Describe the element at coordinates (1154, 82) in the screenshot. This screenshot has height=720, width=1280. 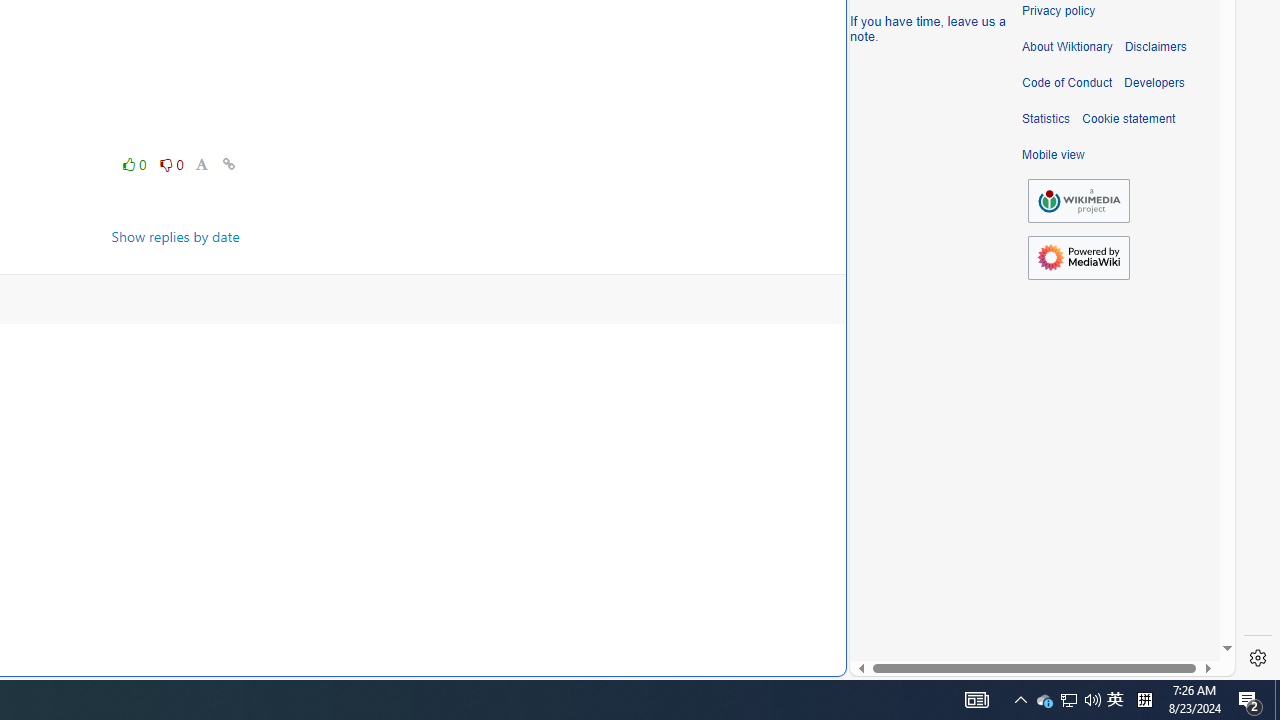
I see `'Developers'` at that location.